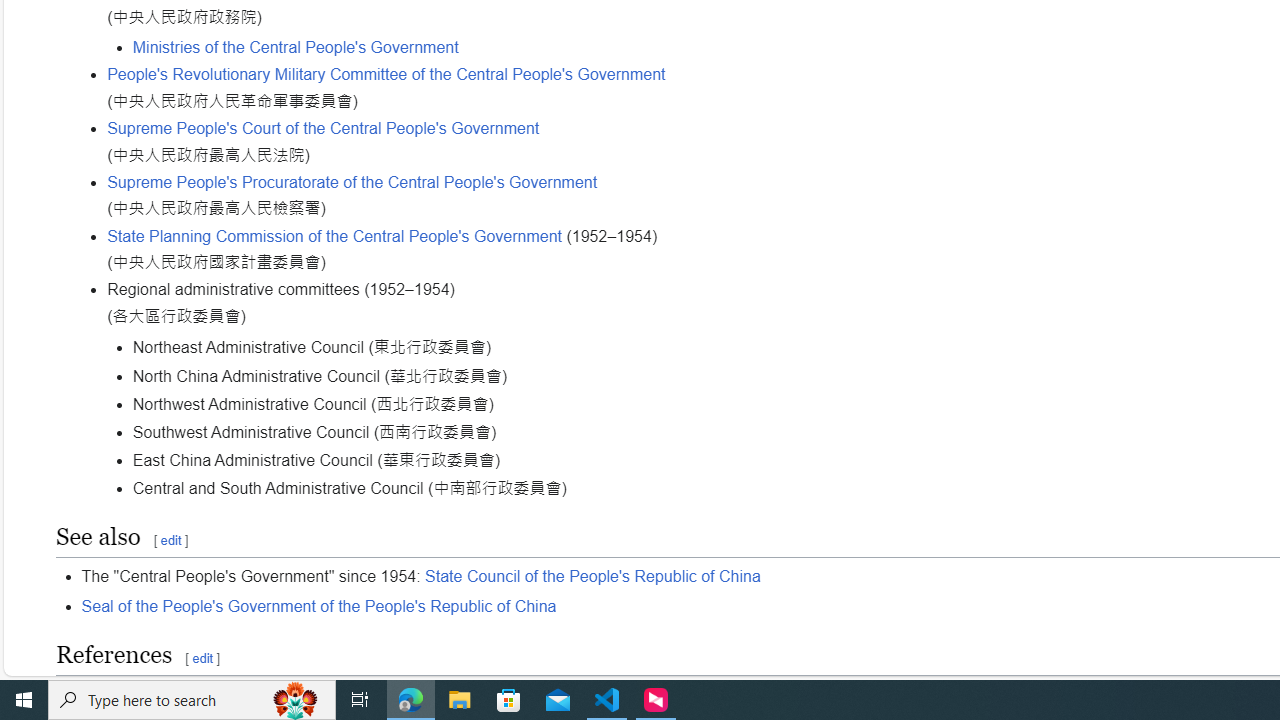 The height and width of the screenshot is (720, 1280). What do you see at coordinates (335, 234) in the screenshot?
I see `'State Planning Commission of the Central People'` at bounding box center [335, 234].